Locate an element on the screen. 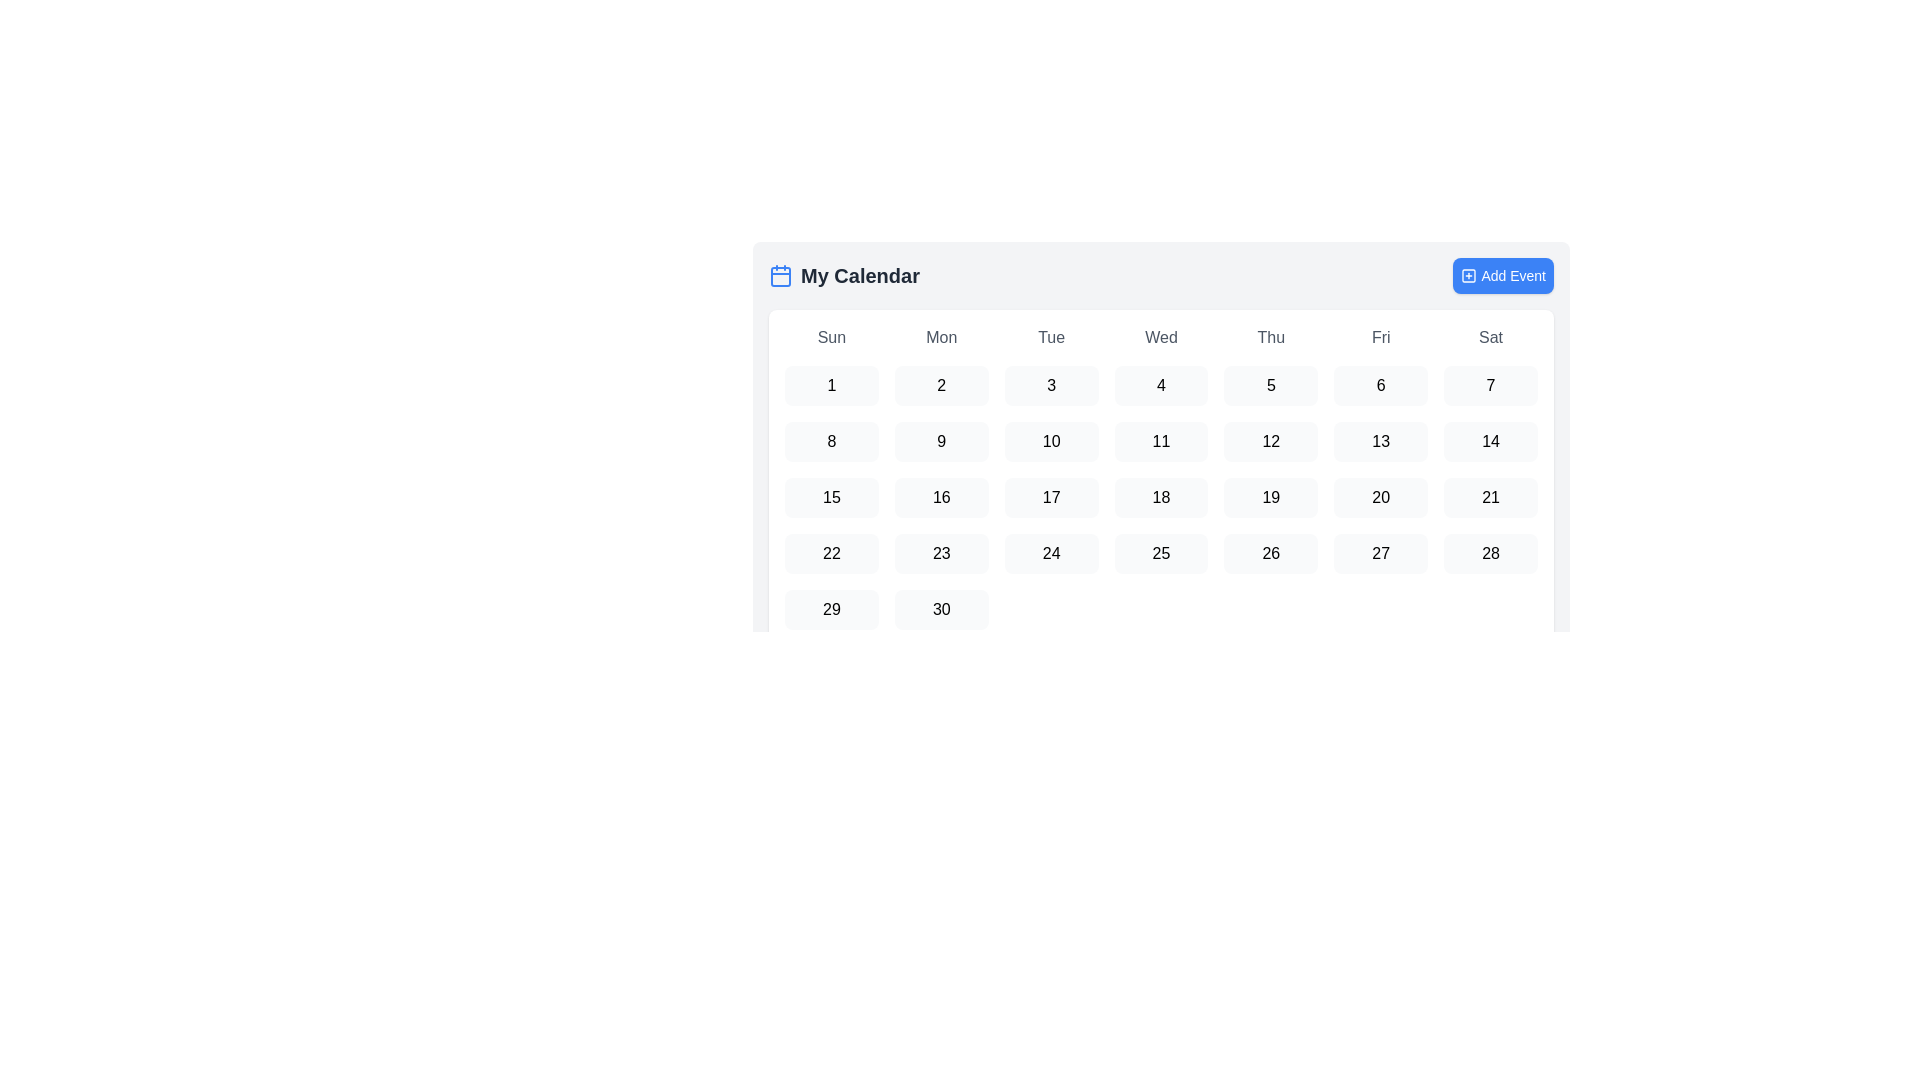 This screenshot has height=1080, width=1920. the Date cell displaying the number '10' in the calendar grid of 'My Calendar' is located at coordinates (1050, 441).